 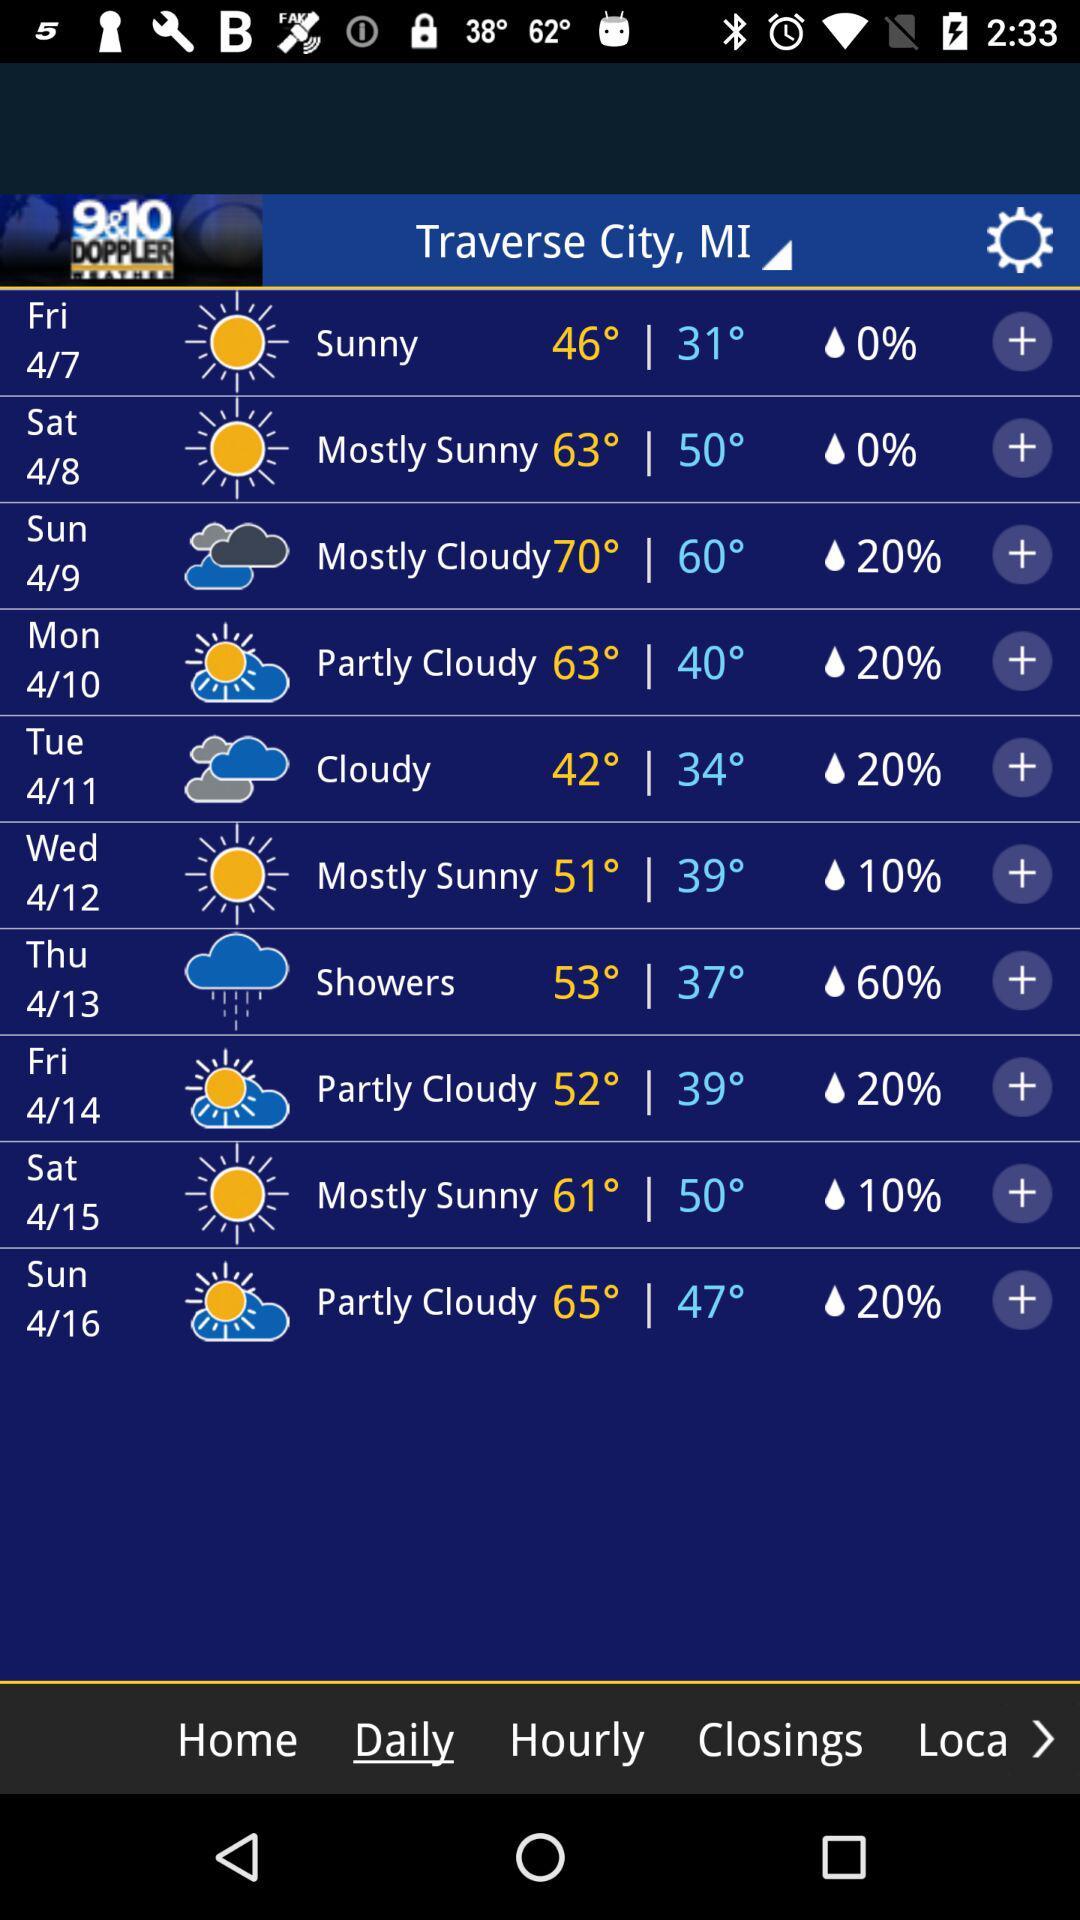 I want to click on the arrow_forward icon, so click(x=1042, y=1737).